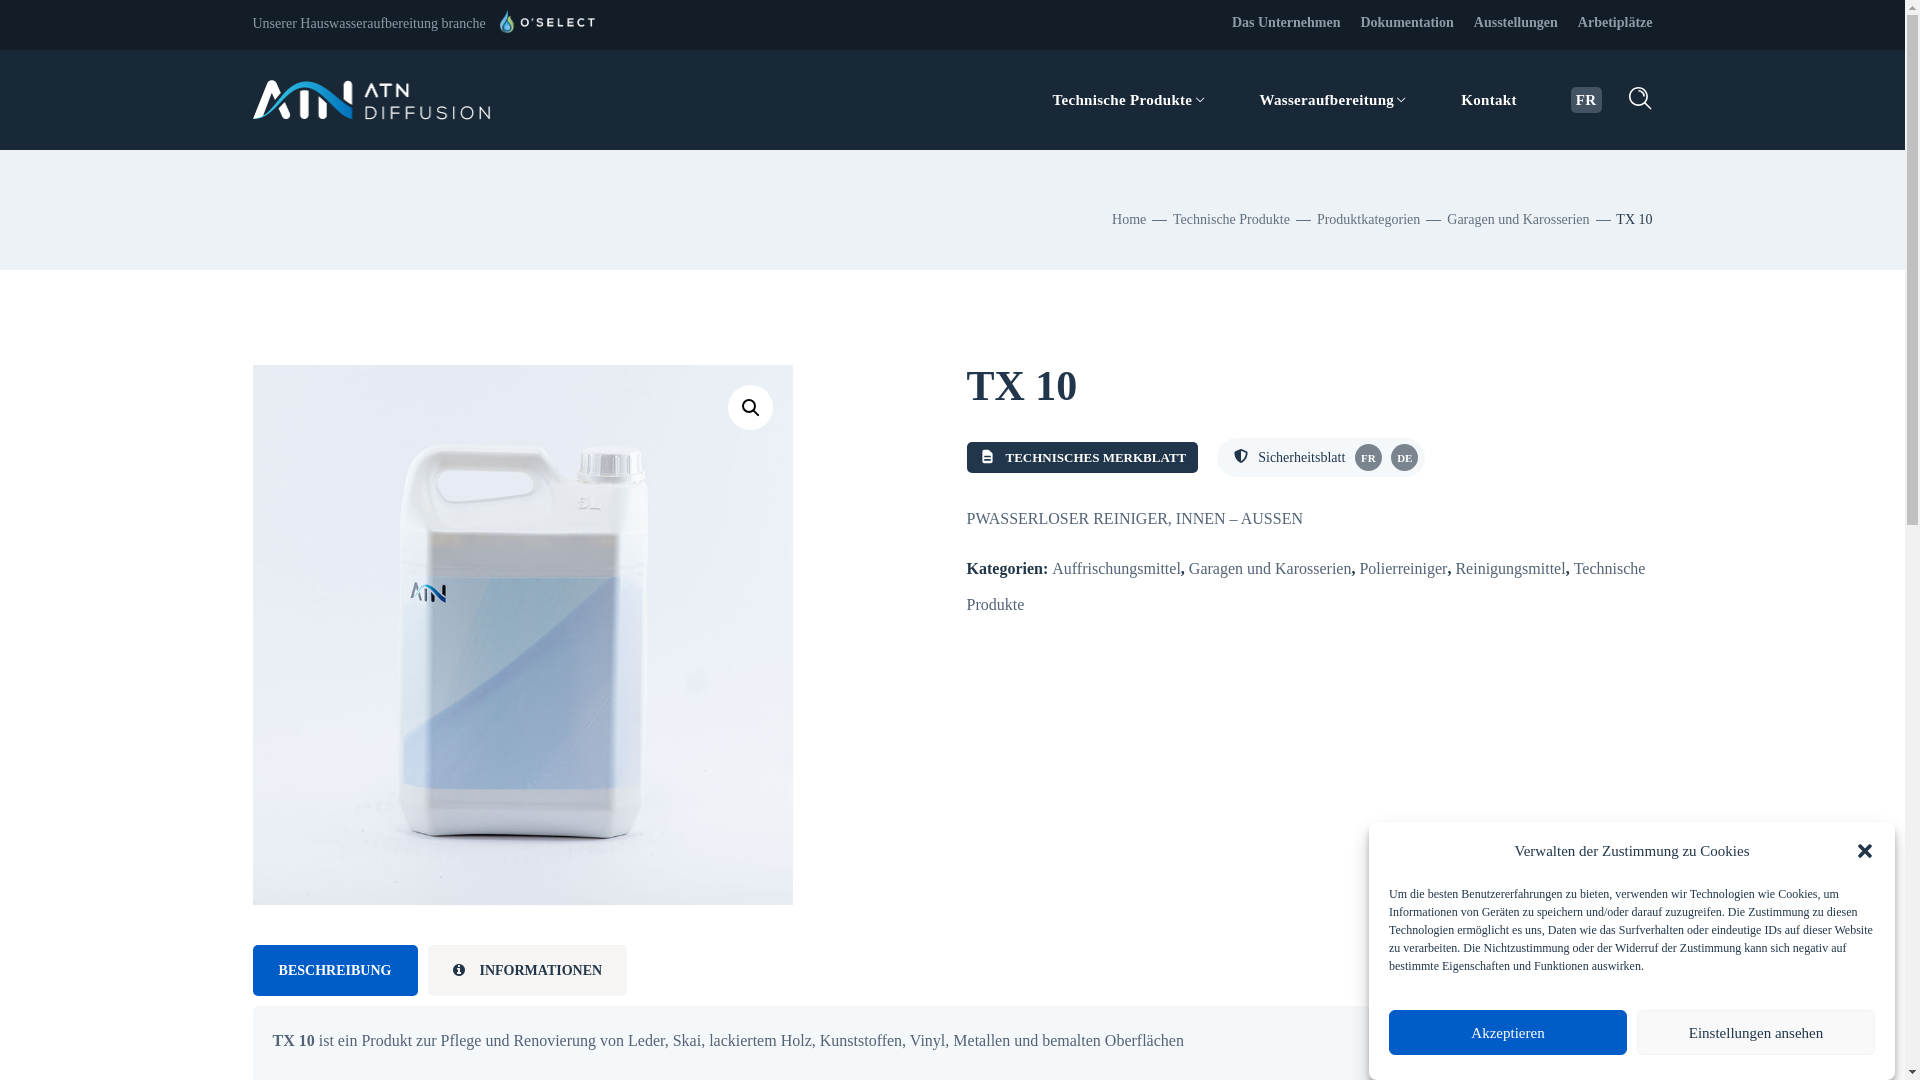 This screenshot has width=1920, height=1080. Describe the element at coordinates (1333, 100) in the screenshot. I see `'Wasseraufbereitung'` at that location.